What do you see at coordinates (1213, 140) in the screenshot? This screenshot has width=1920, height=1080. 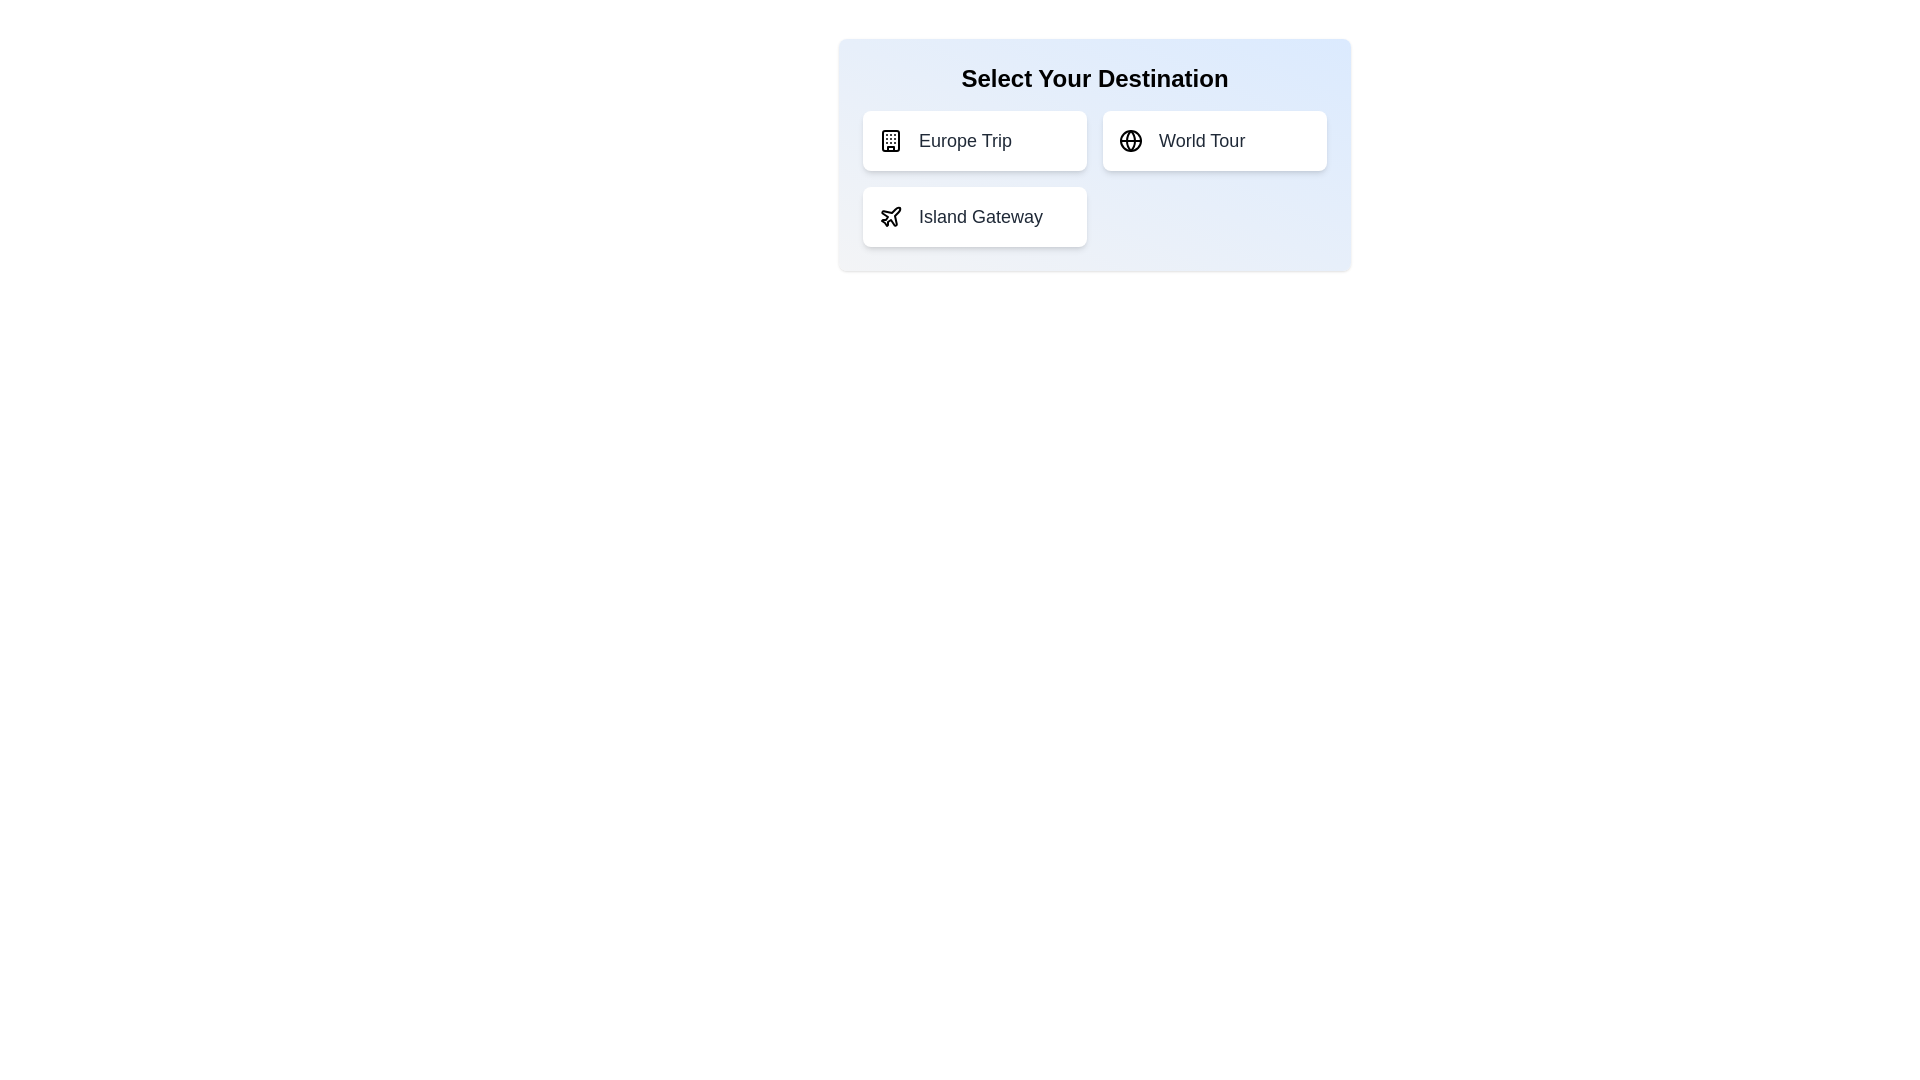 I see `the destination option World Tour` at bounding box center [1213, 140].